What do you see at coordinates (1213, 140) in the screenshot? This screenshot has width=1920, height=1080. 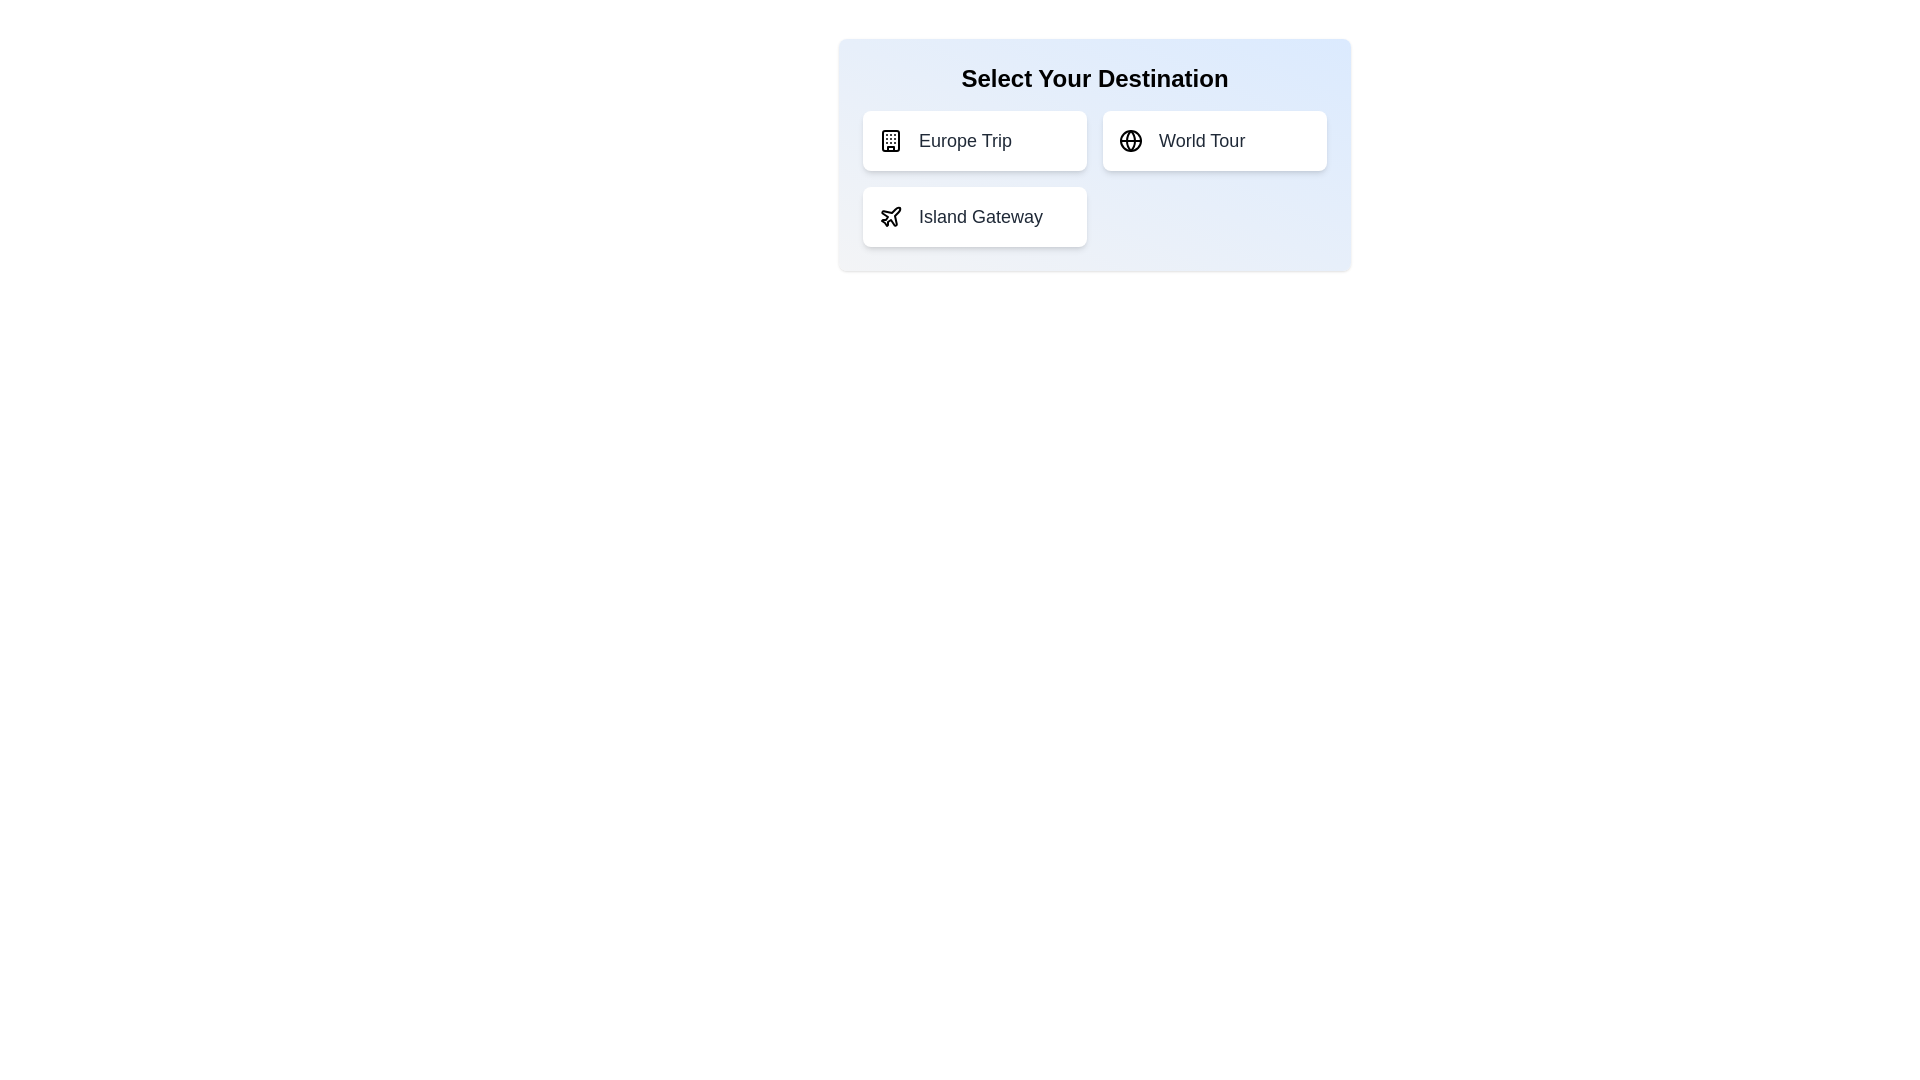 I see `the destination option World Tour` at bounding box center [1213, 140].